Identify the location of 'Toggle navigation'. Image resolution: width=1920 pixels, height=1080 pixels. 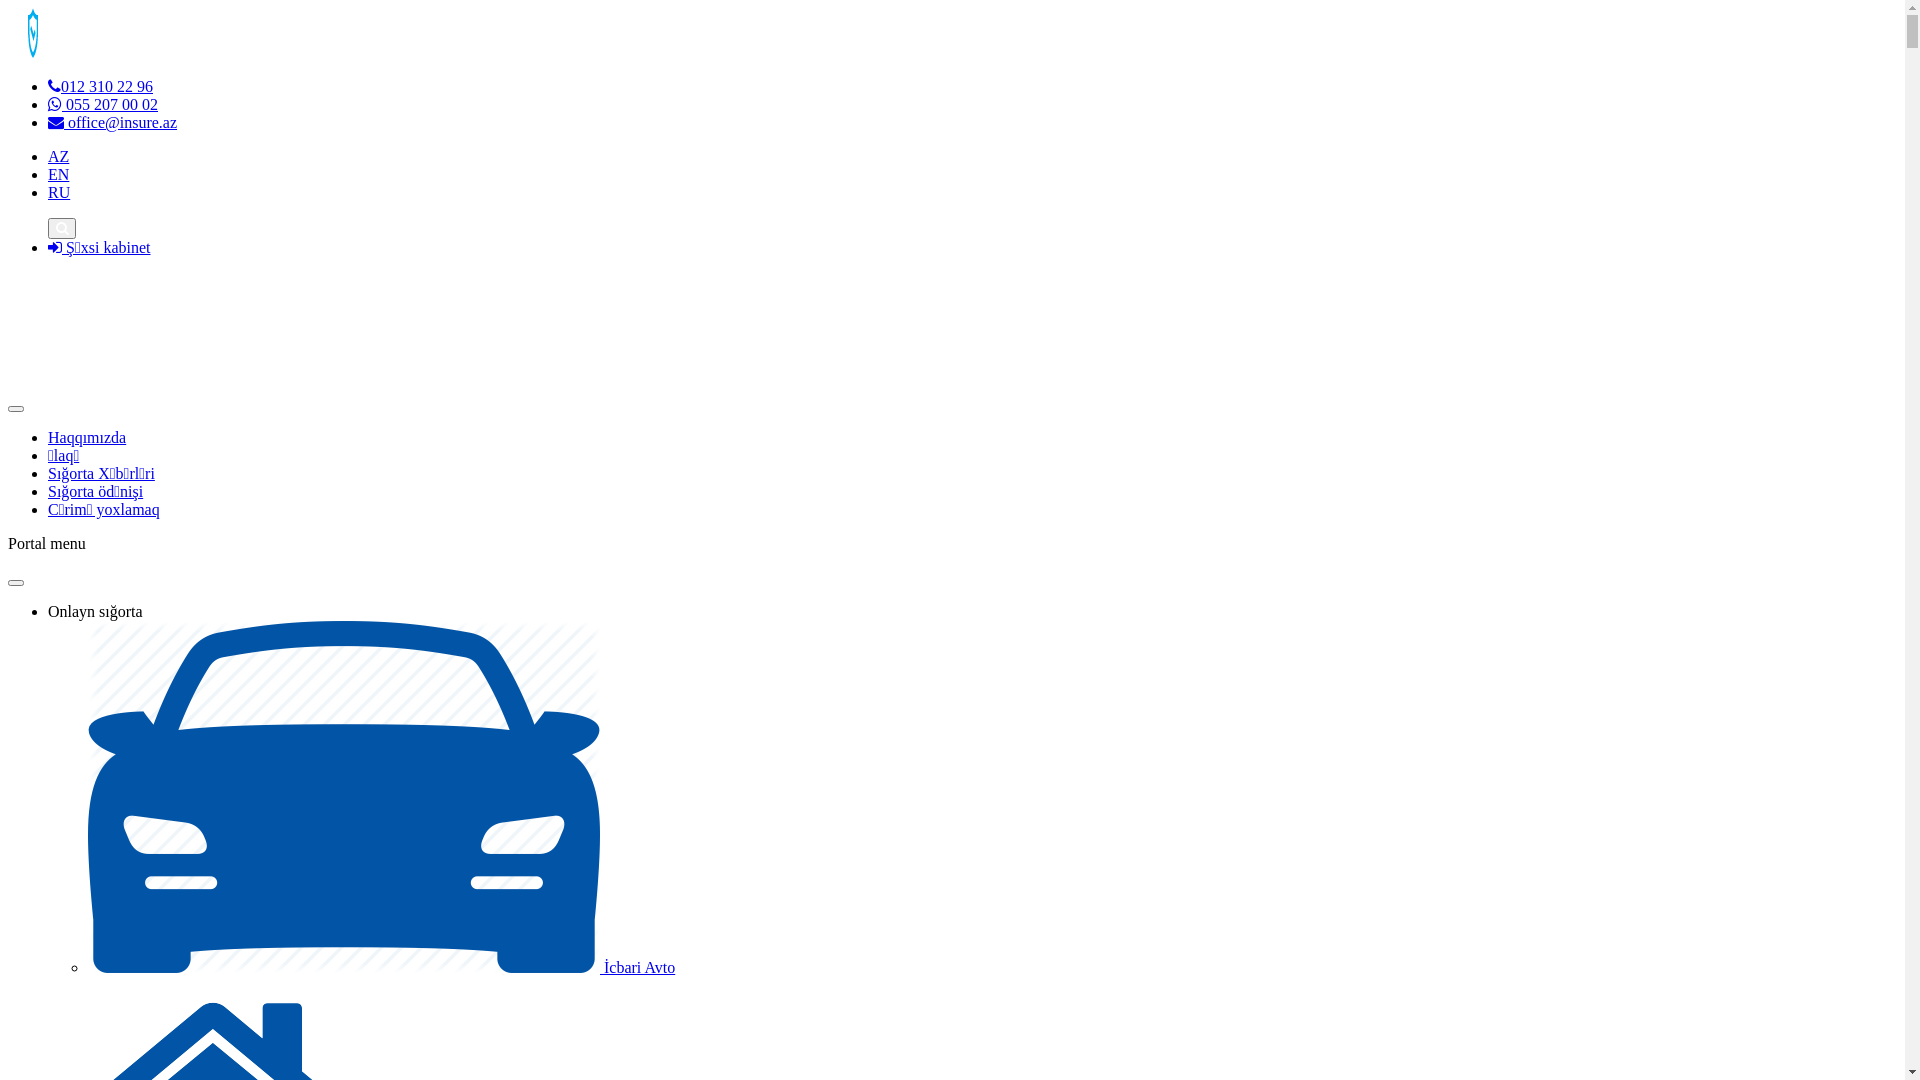
(15, 407).